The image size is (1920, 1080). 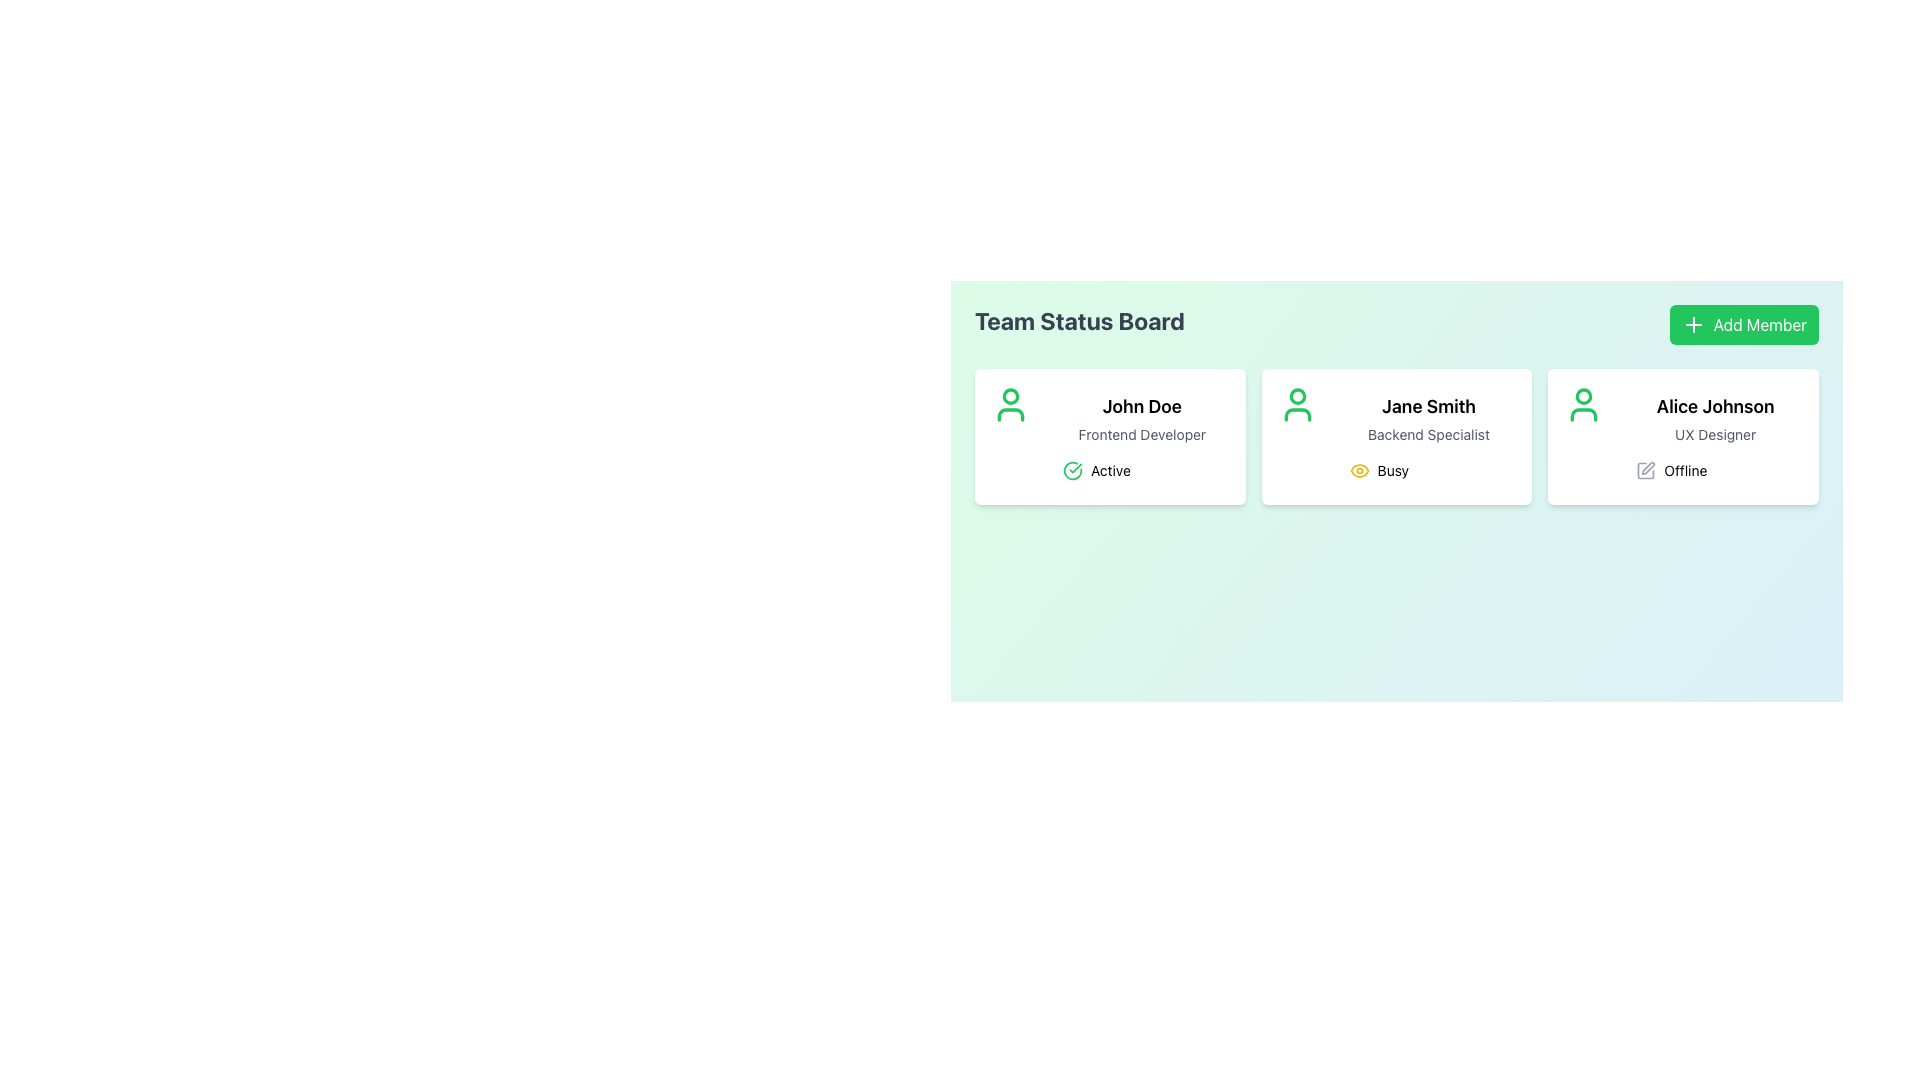 What do you see at coordinates (1395, 435) in the screenshot?
I see `the information card displaying user 'Jane Smith', who is a 'Backend Specialist' and is currently 'Busy'. This card is the second in a three-column grid layout` at bounding box center [1395, 435].